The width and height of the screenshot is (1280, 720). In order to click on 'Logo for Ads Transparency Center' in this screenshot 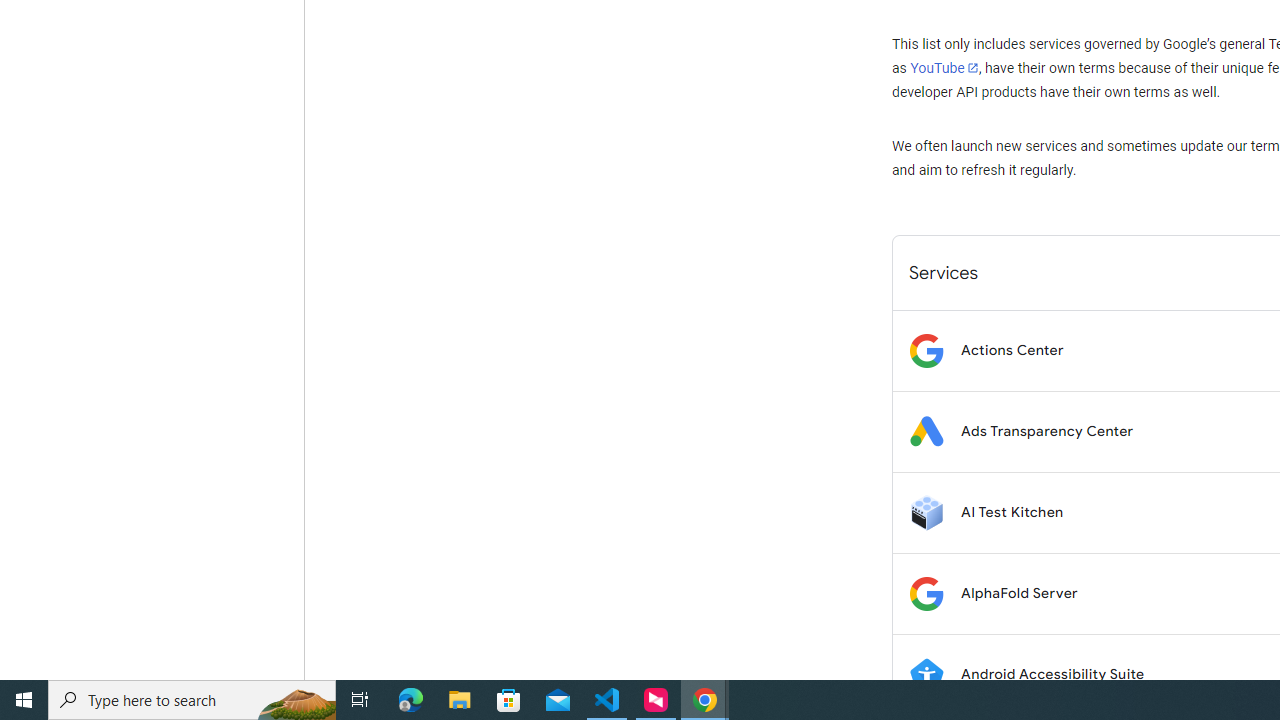, I will do `click(925, 430)`.